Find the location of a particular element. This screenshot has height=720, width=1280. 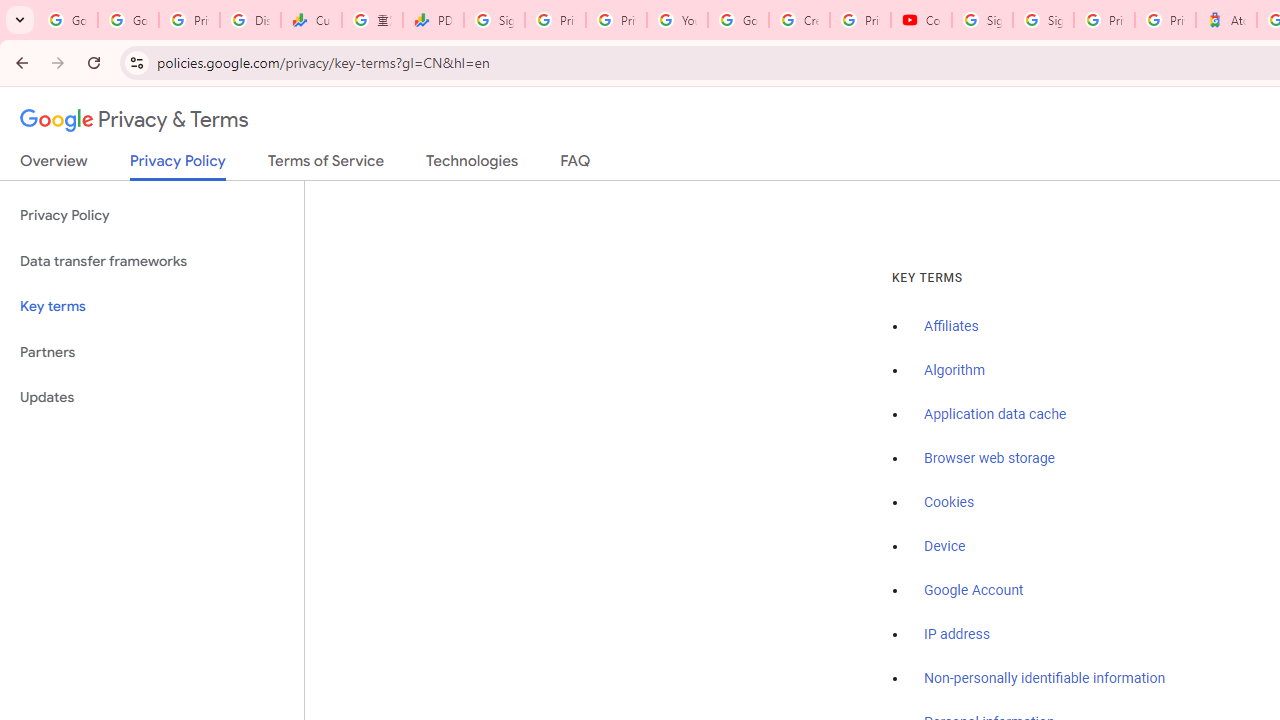

'Create your Google Account' is located at coordinates (798, 20).